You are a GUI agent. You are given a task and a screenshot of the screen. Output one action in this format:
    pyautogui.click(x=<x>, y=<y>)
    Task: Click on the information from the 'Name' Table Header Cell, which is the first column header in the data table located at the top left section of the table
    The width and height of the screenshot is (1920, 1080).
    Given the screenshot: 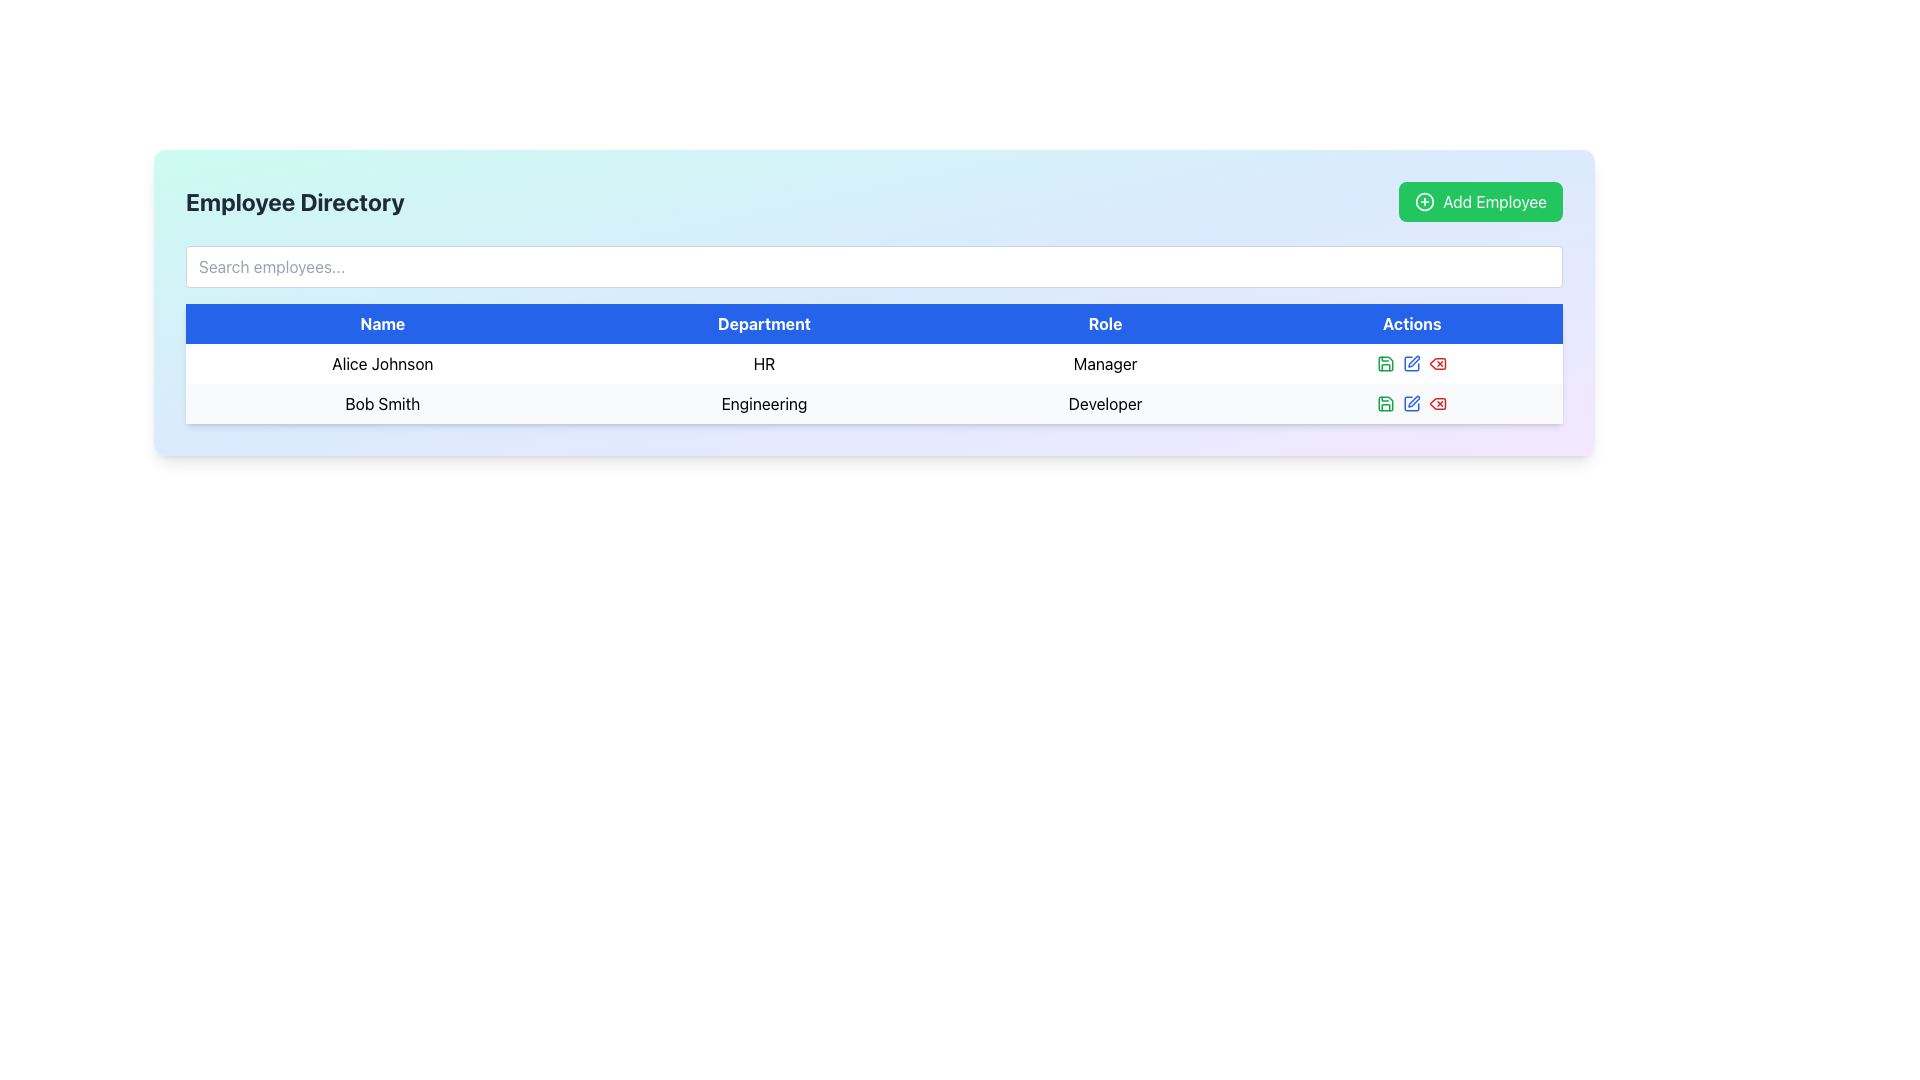 What is the action you would take?
    pyautogui.click(x=382, y=323)
    